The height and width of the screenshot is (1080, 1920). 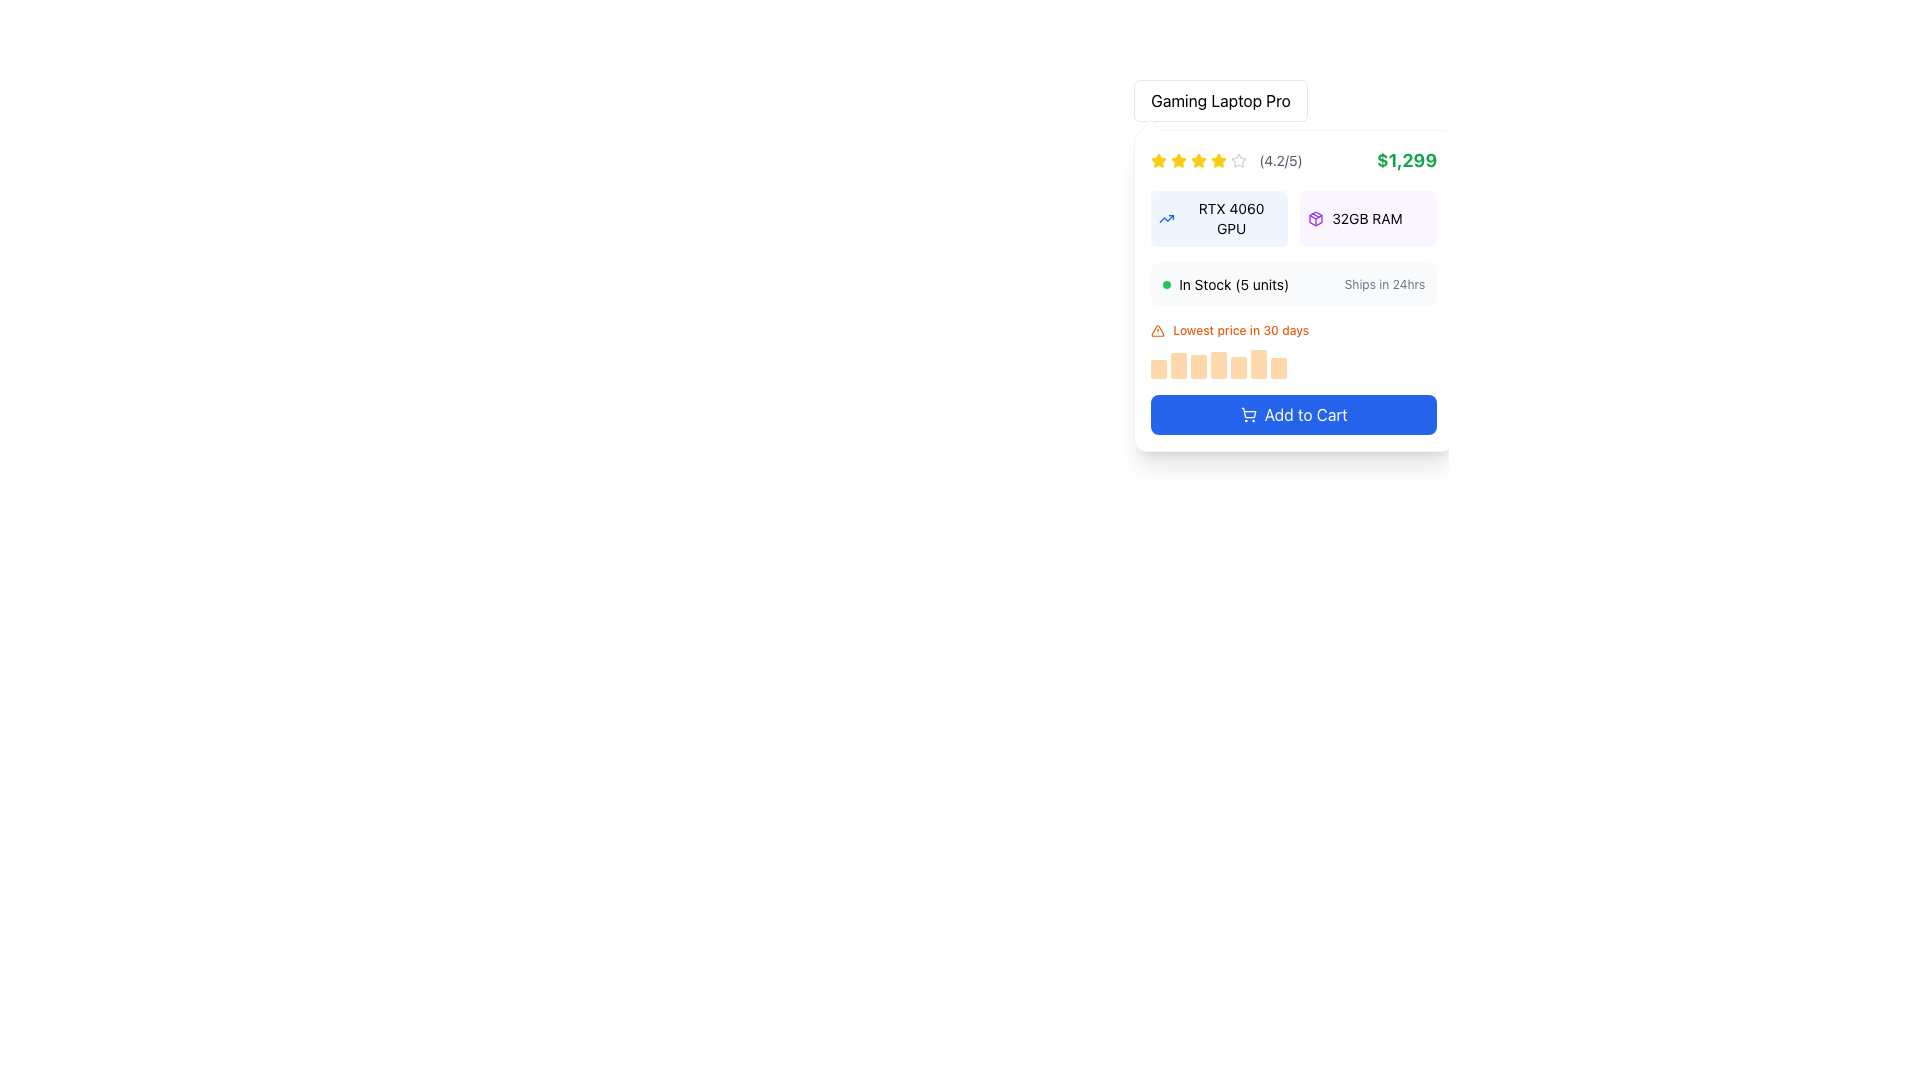 I want to click on the blue vector icon representing a trending graph with an upward arrow, located to the left of the 'RTX 4060 GPU' section, so click(x=1167, y=219).